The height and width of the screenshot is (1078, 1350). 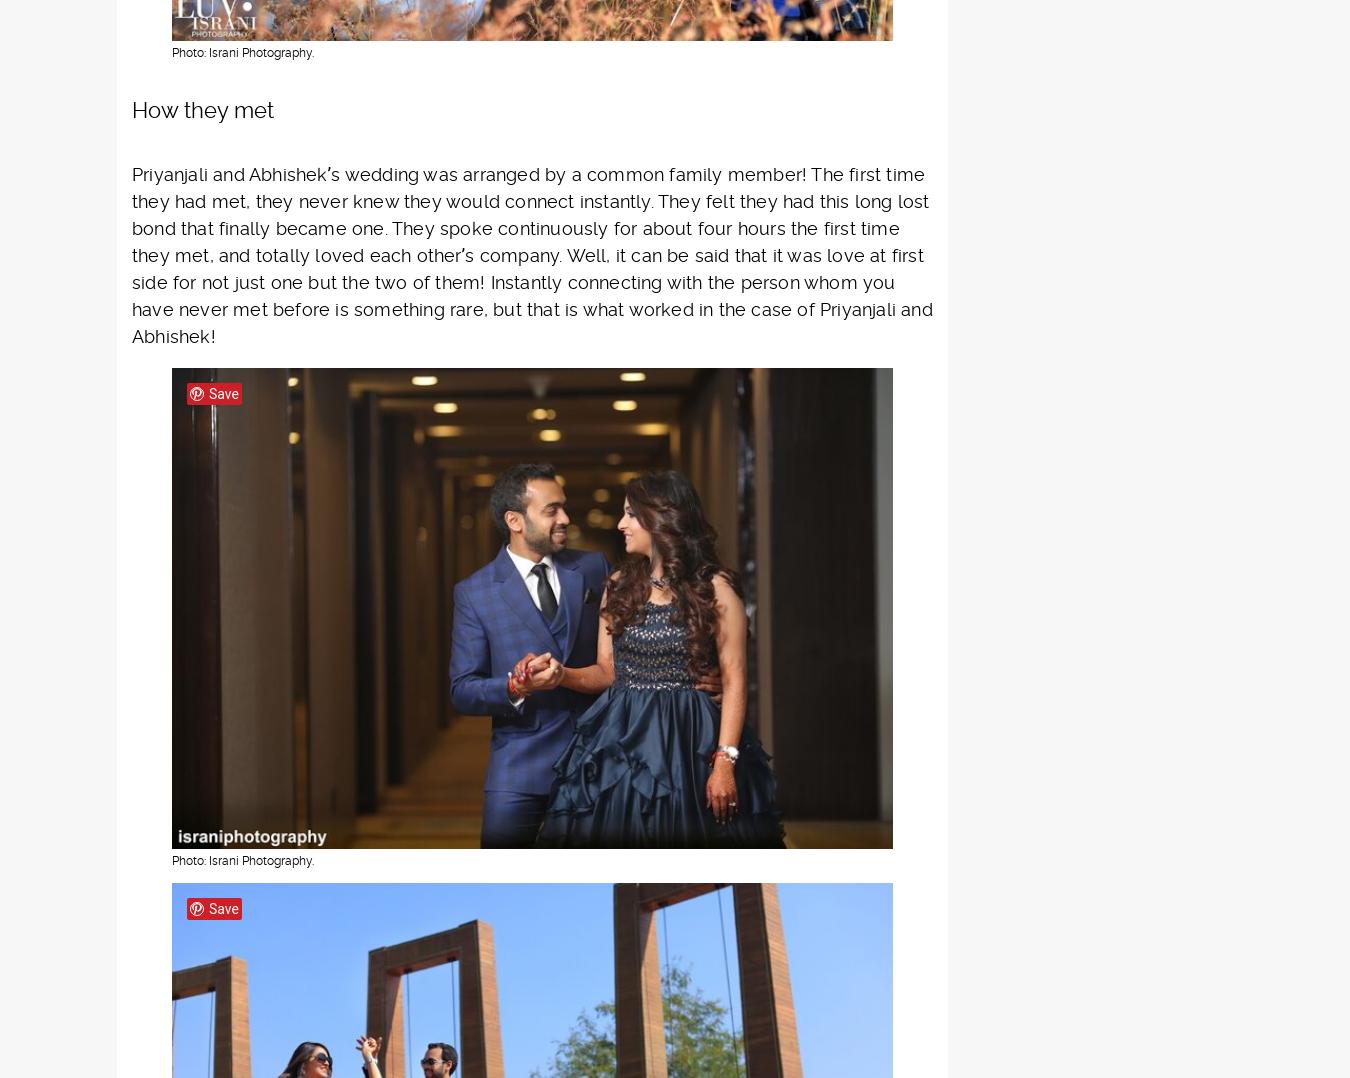 I want to click on 'jewellers', so click(x=737, y=555).